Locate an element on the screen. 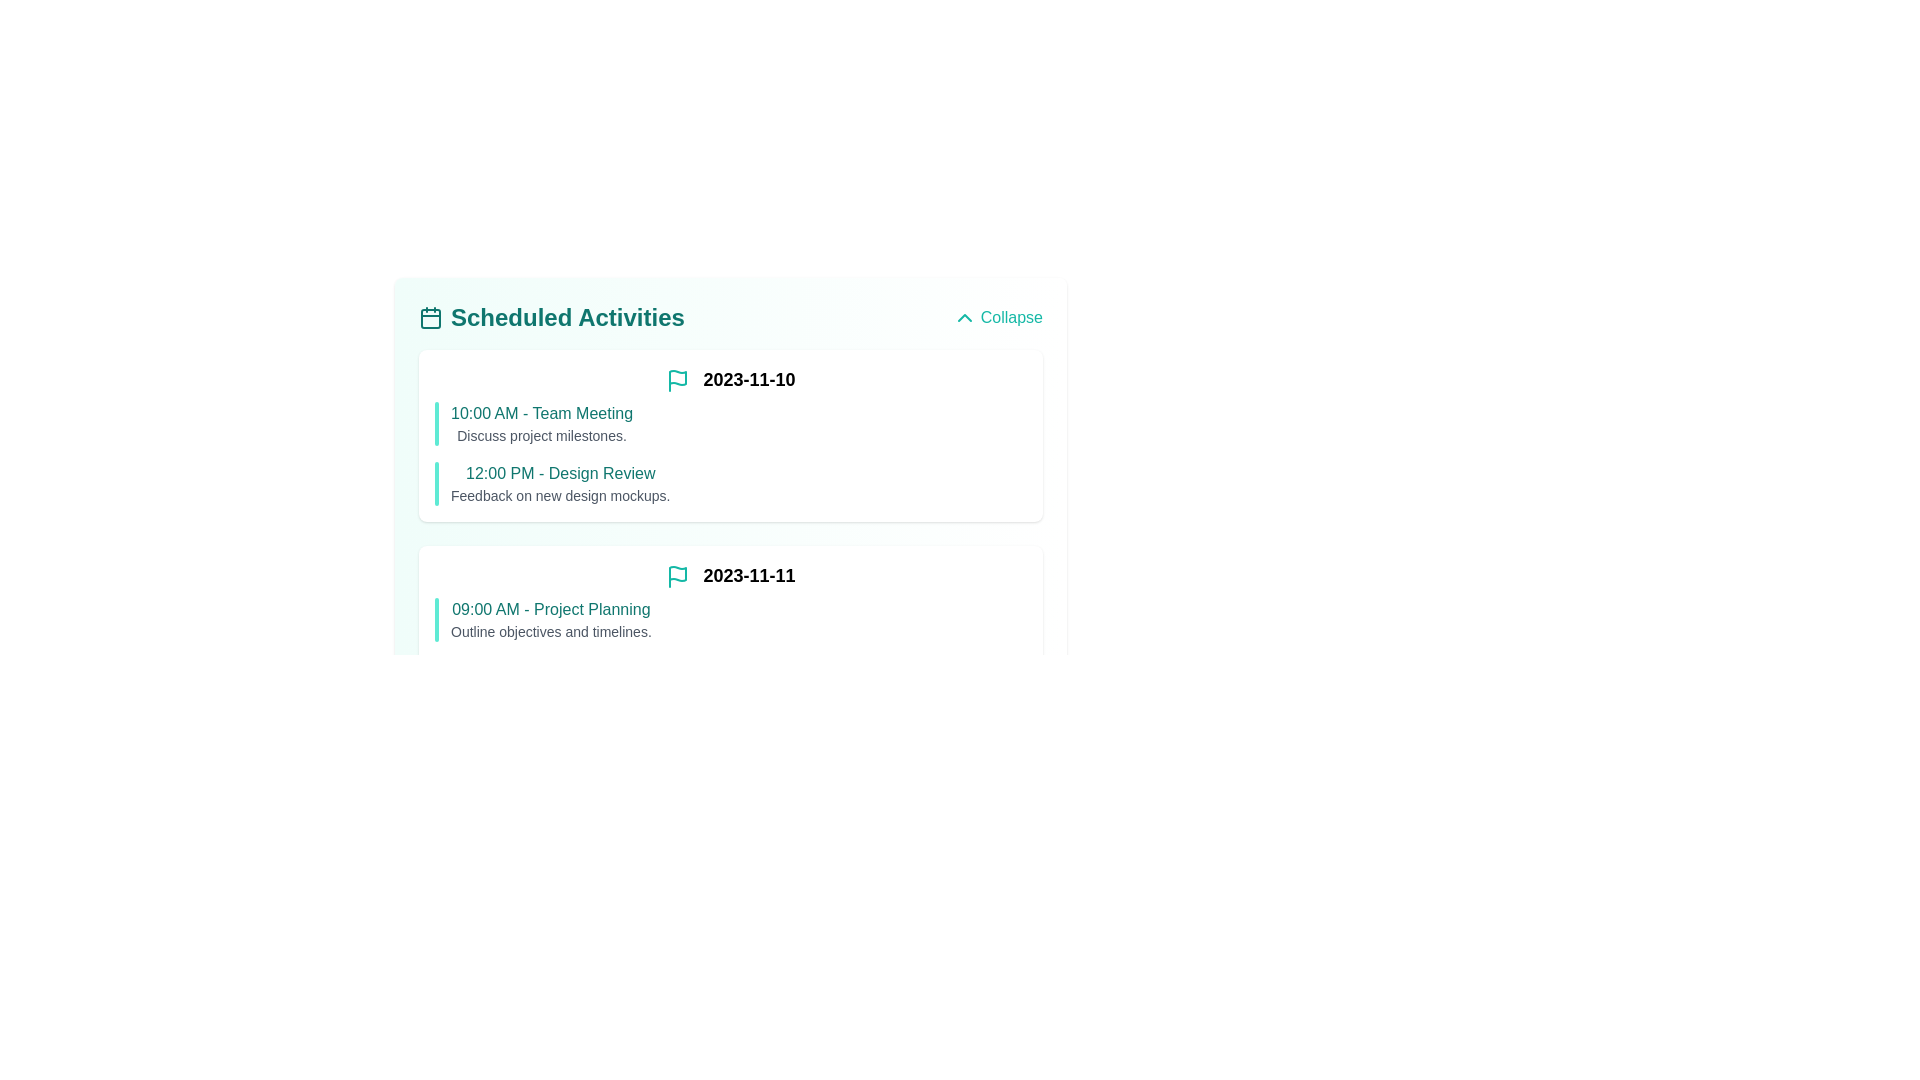 Image resolution: width=1920 pixels, height=1080 pixels. the List of event descriptors that displays the schedule of activities for the day '2023-11-10', located below the date and above subsequent event cards is located at coordinates (729, 450).